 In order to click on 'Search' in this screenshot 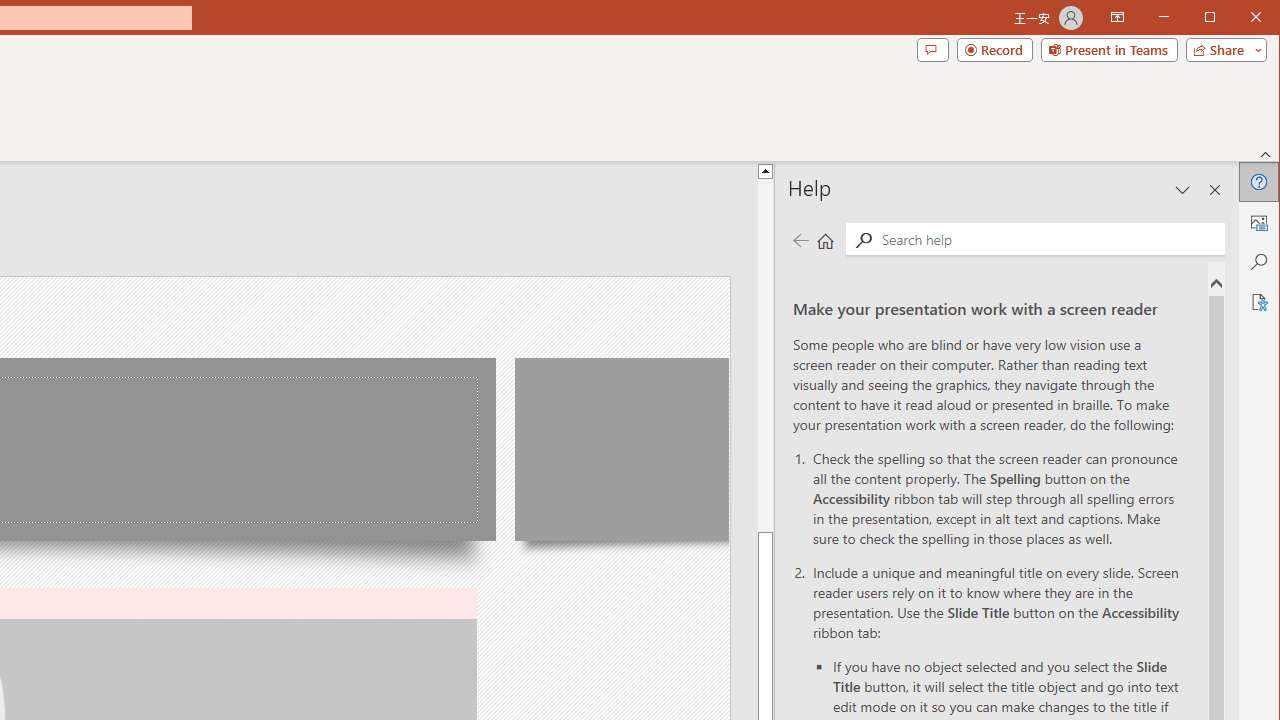, I will do `click(1047, 238)`.